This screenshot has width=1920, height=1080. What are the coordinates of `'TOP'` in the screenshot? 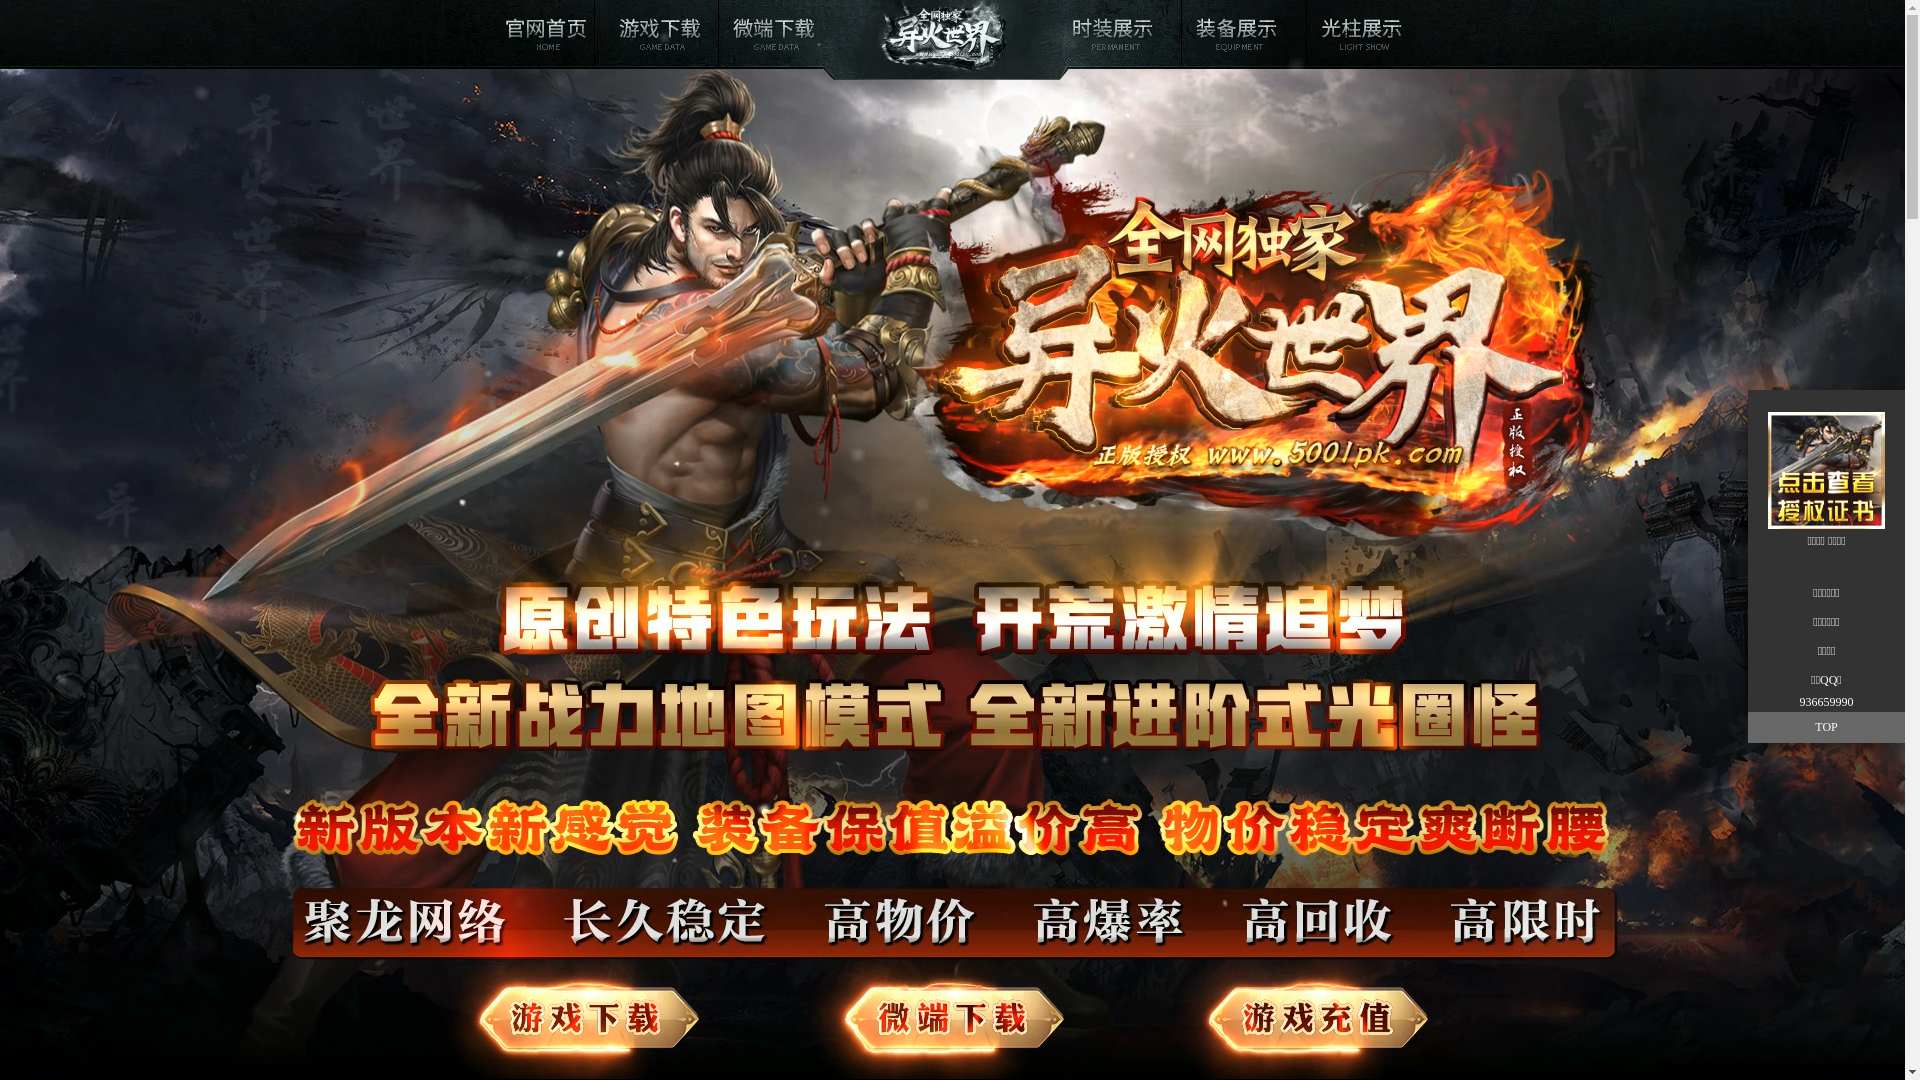 It's located at (1826, 727).